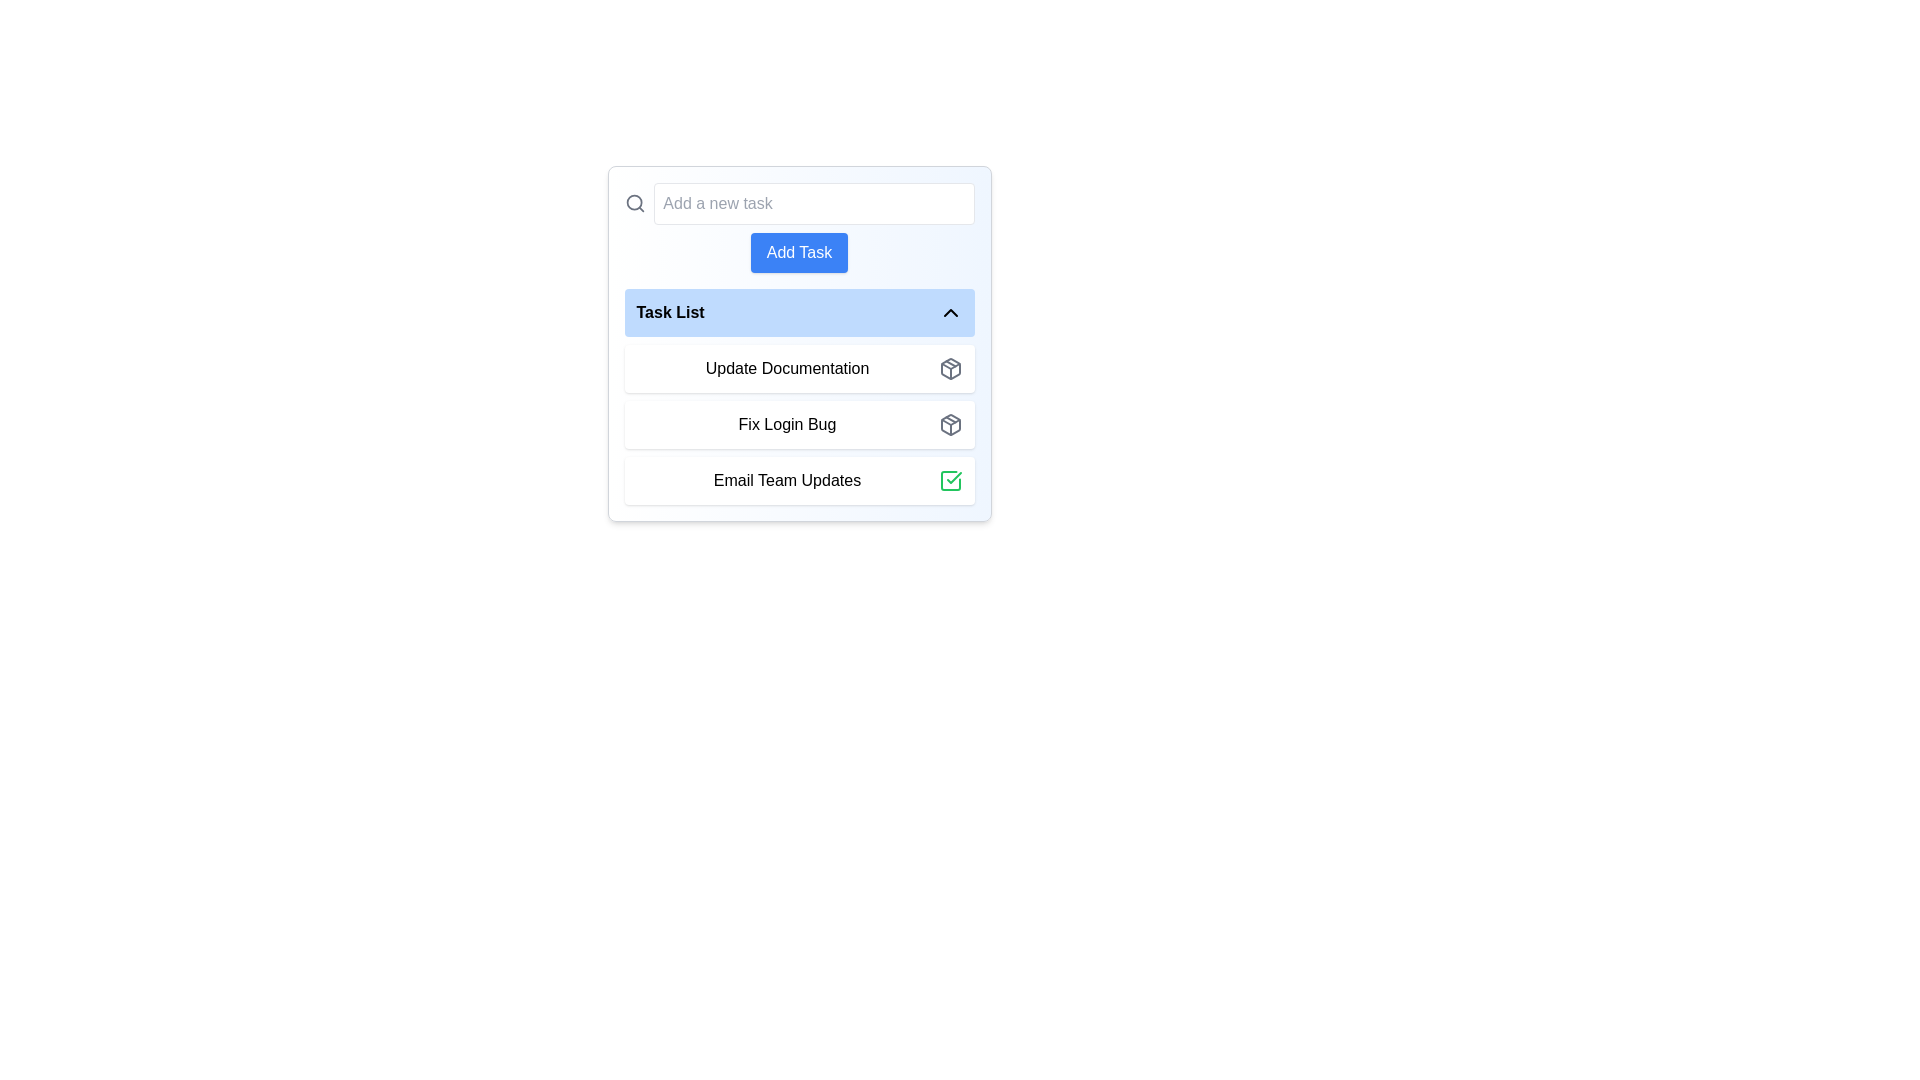 The height and width of the screenshot is (1080, 1920). What do you see at coordinates (949, 366) in the screenshot?
I see `the triangular SVG element part of the icon located to the right of the 'Fix Login Bug' text in the task list` at bounding box center [949, 366].